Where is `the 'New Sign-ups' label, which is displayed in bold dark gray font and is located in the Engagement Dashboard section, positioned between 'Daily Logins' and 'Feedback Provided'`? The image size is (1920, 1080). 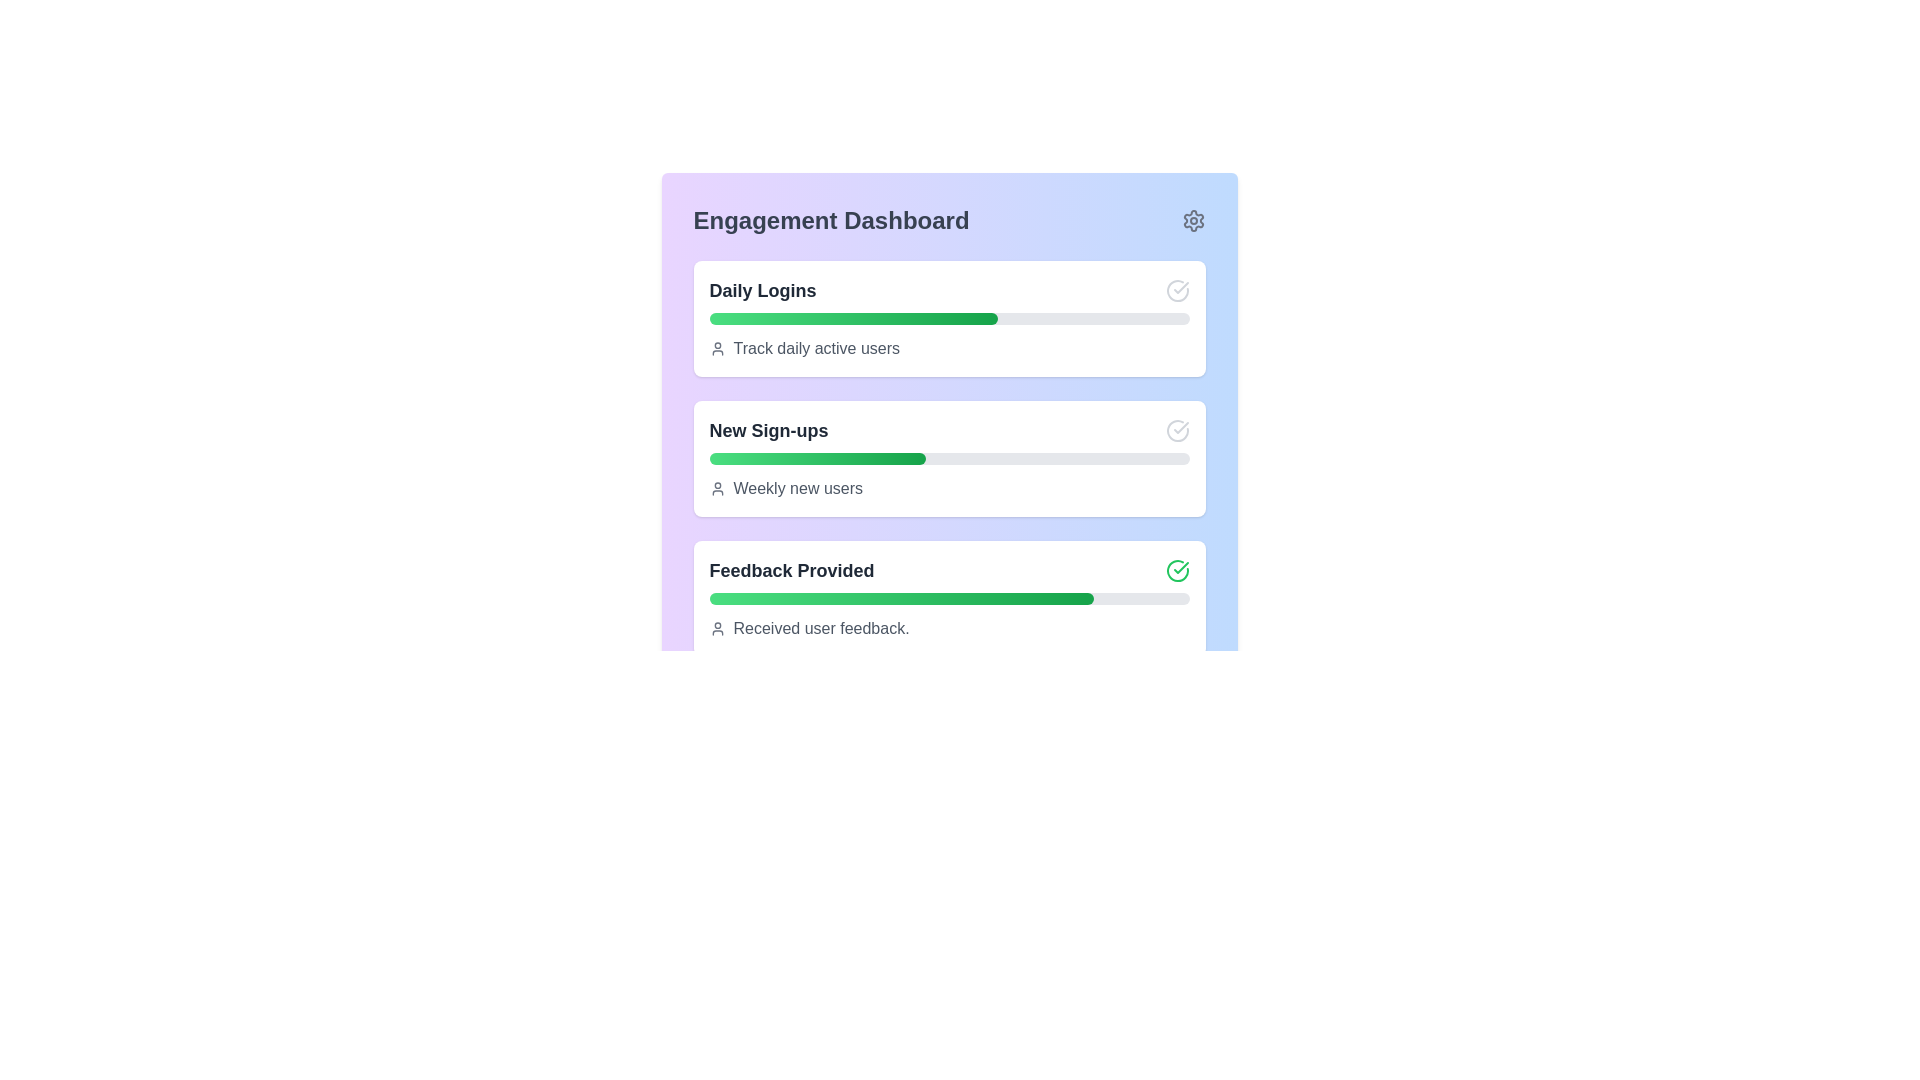 the 'New Sign-ups' label, which is displayed in bold dark gray font and is located in the Engagement Dashboard section, positioned between 'Daily Logins' and 'Feedback Provided' is located at coordinates (767, 430).